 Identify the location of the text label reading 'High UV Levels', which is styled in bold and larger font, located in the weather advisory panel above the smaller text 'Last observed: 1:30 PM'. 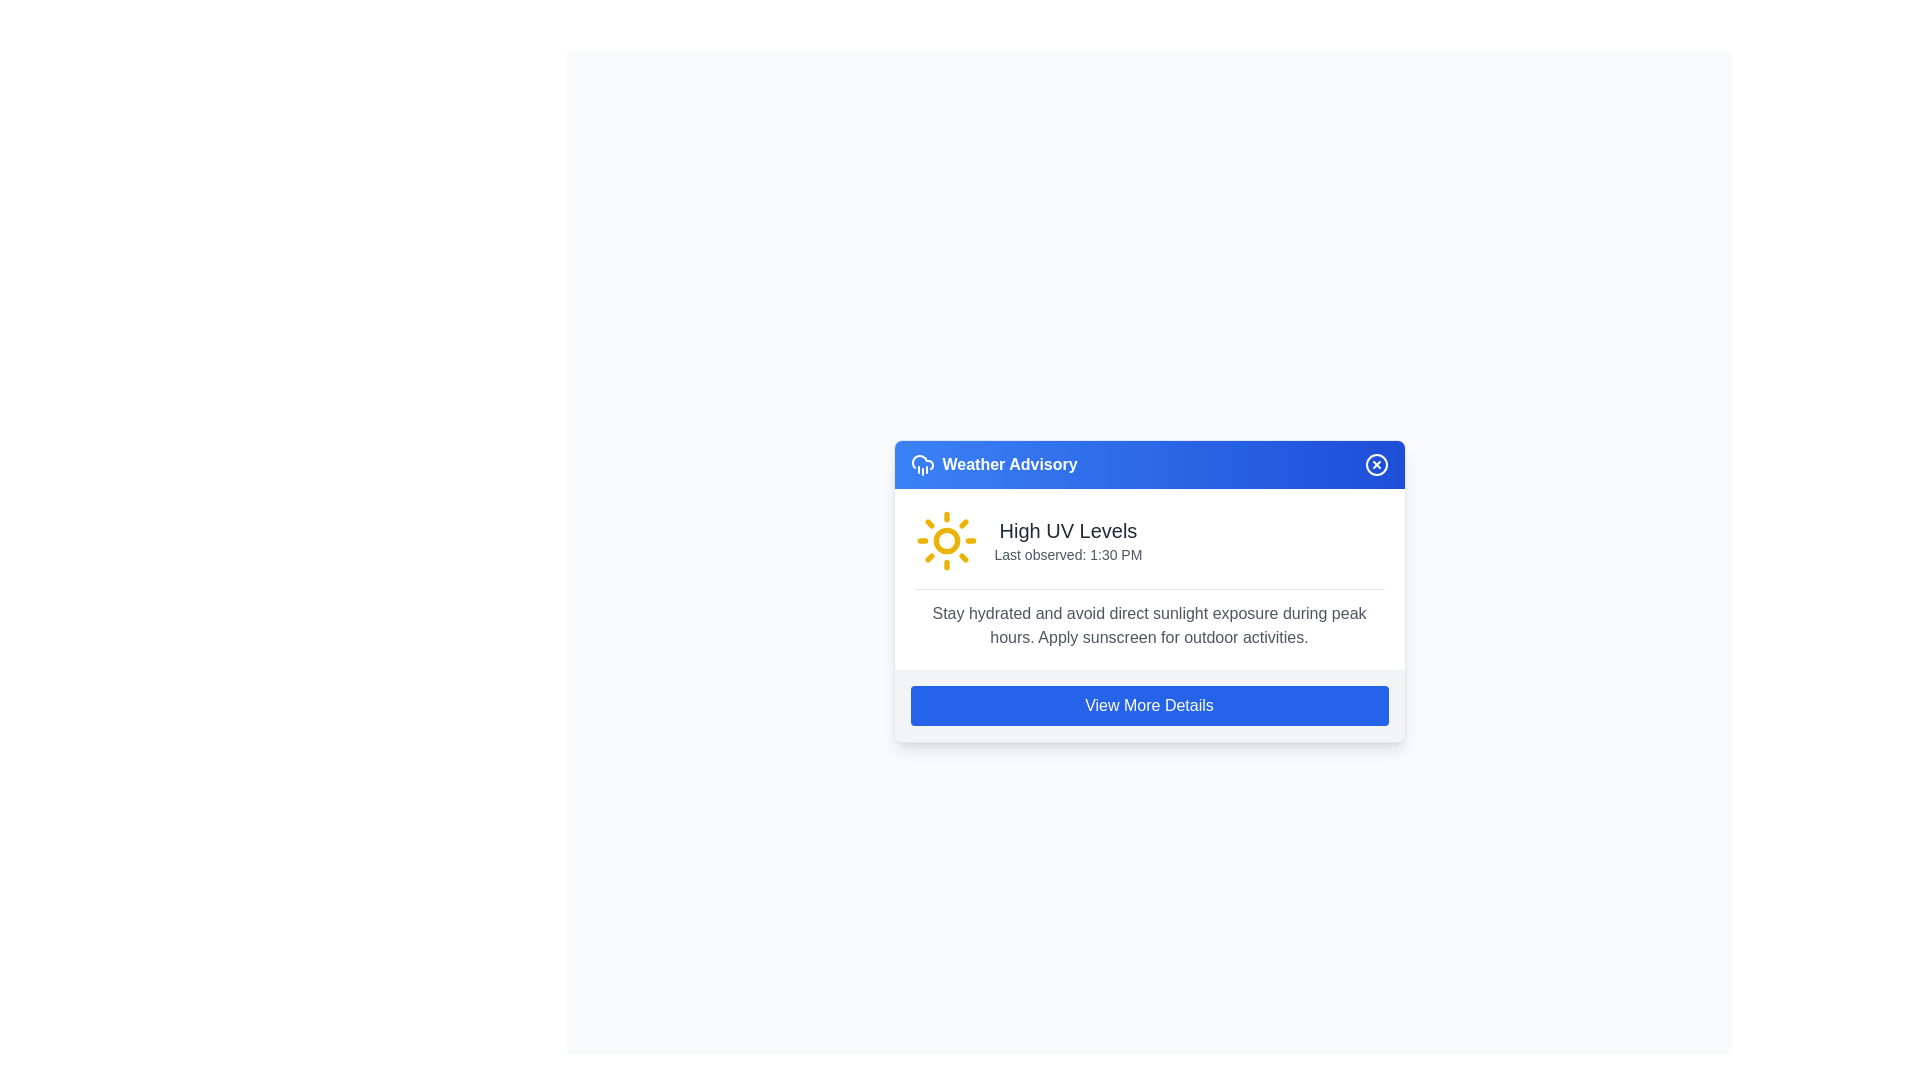
(1067, 529).